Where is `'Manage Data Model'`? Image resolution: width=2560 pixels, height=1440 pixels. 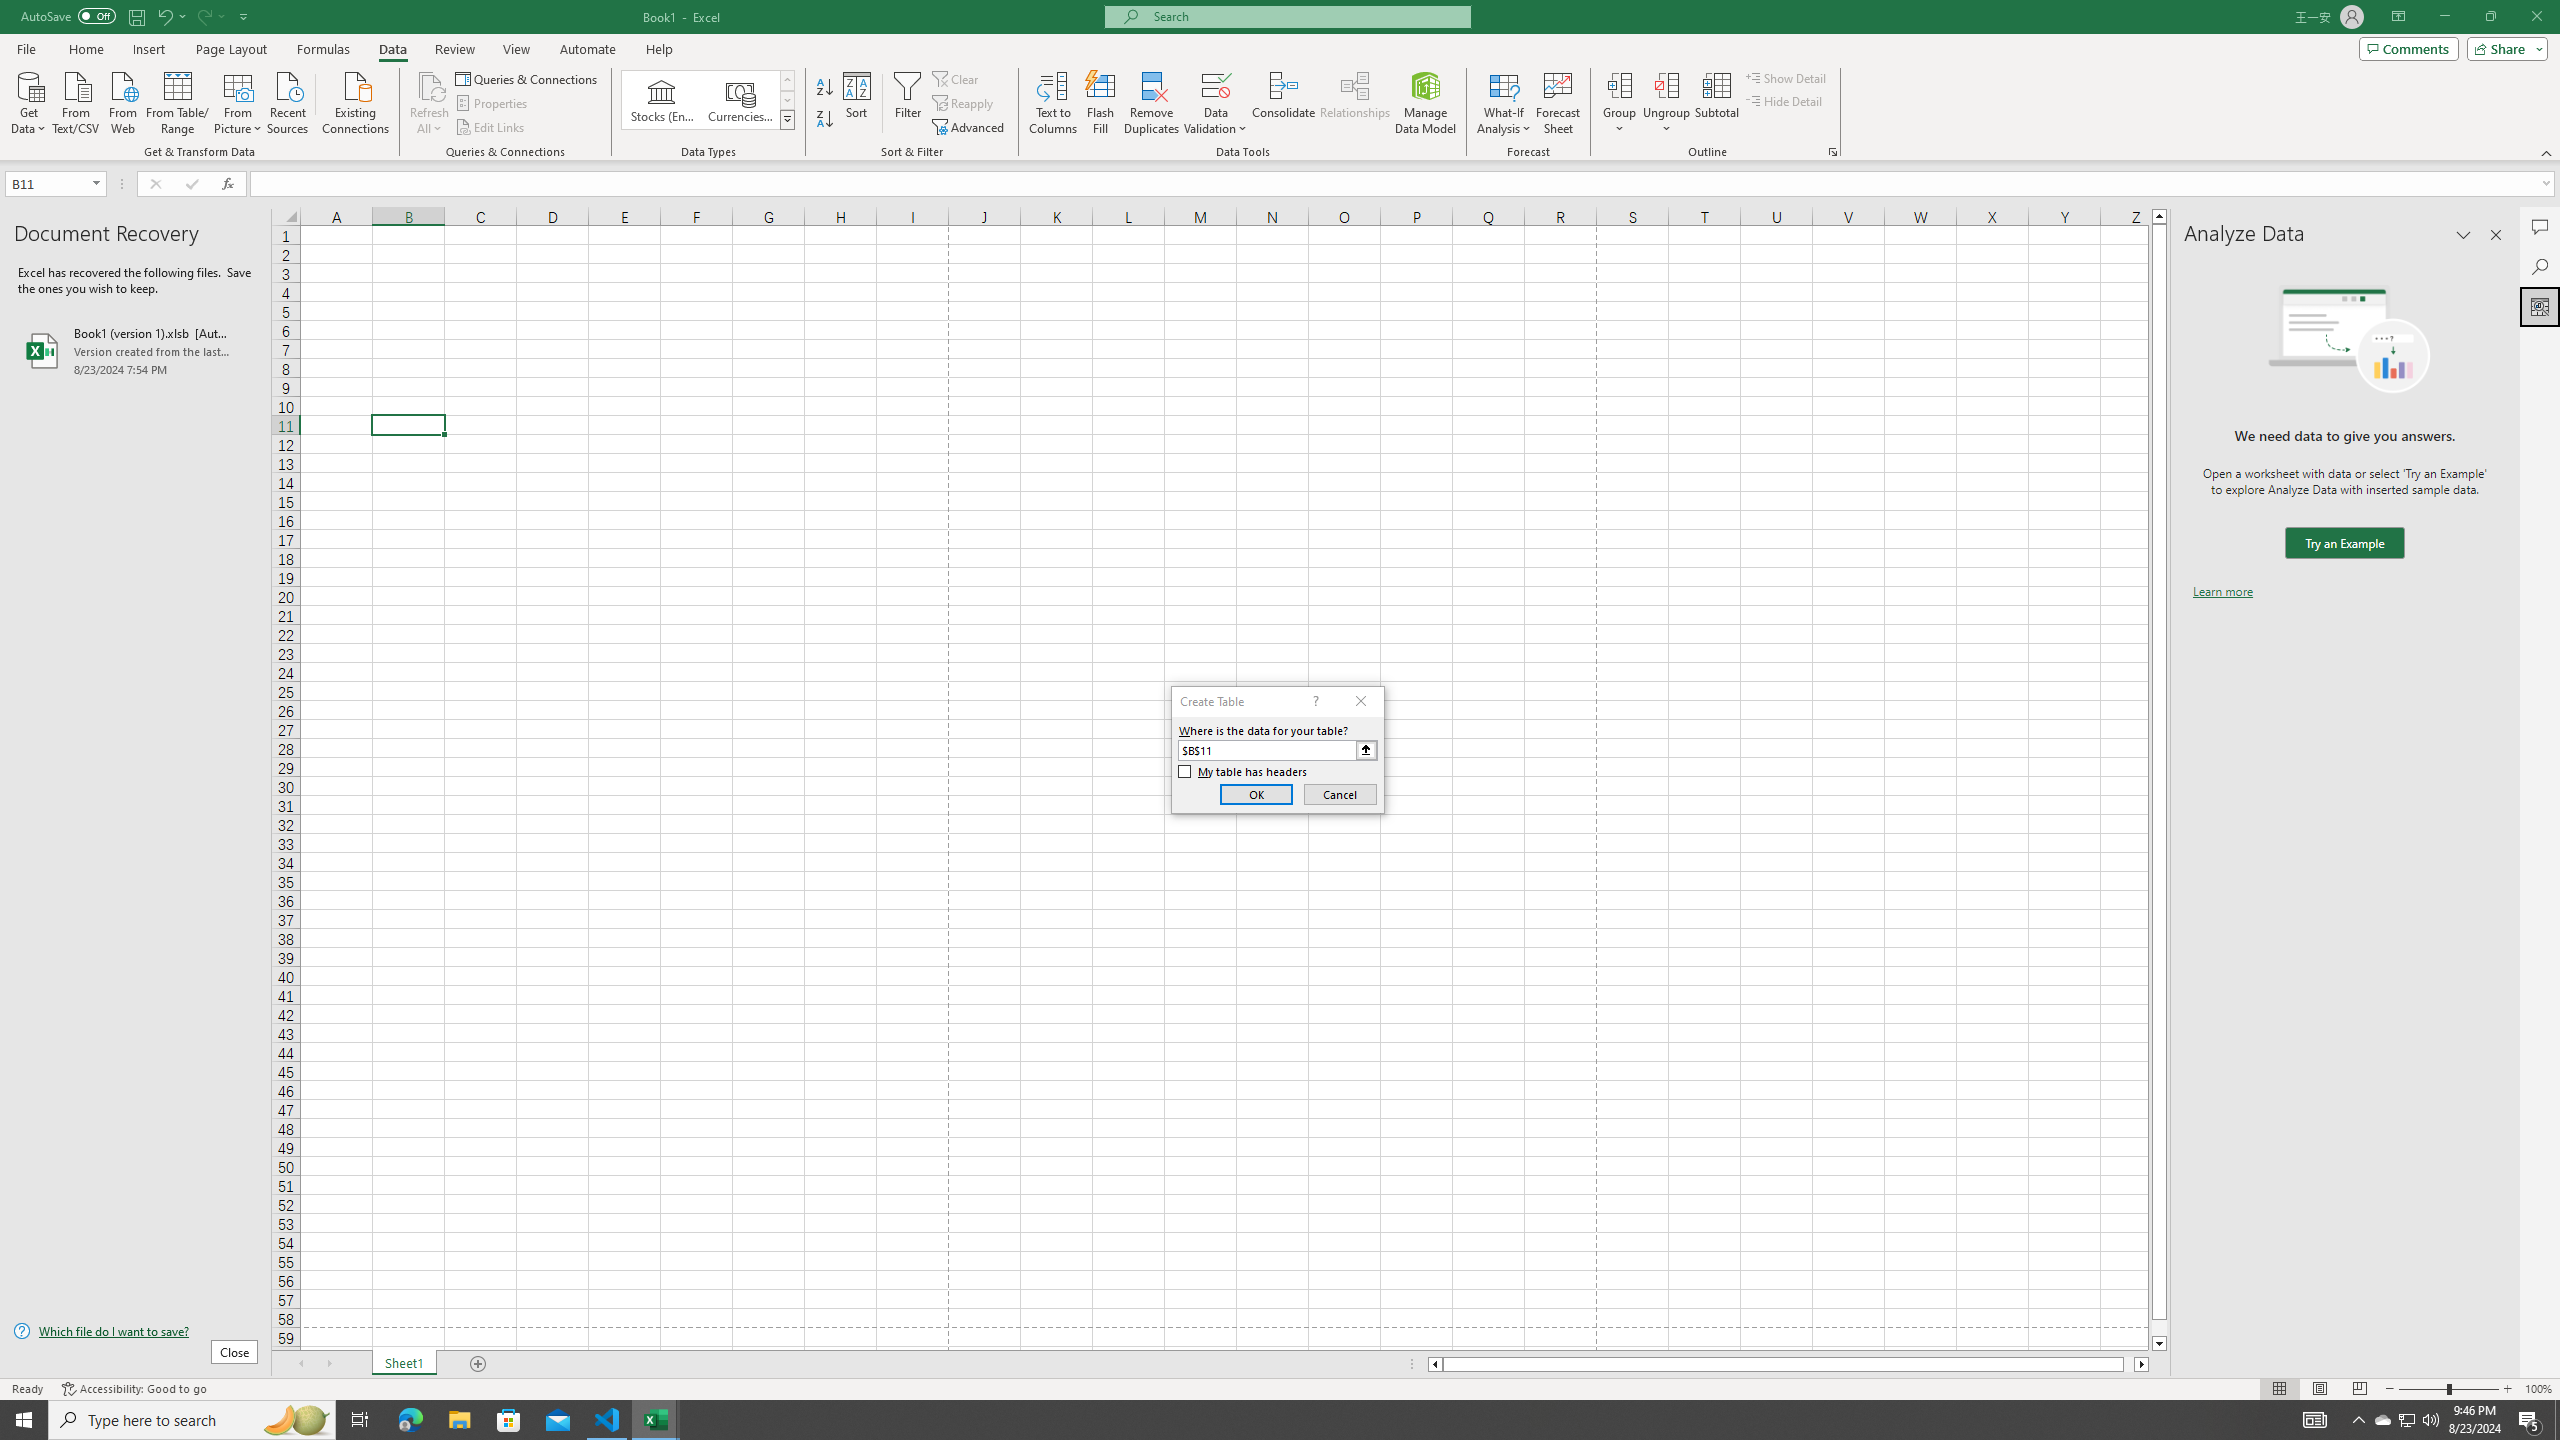 'Manage Data Model' is located at coordinates (1424, 103).